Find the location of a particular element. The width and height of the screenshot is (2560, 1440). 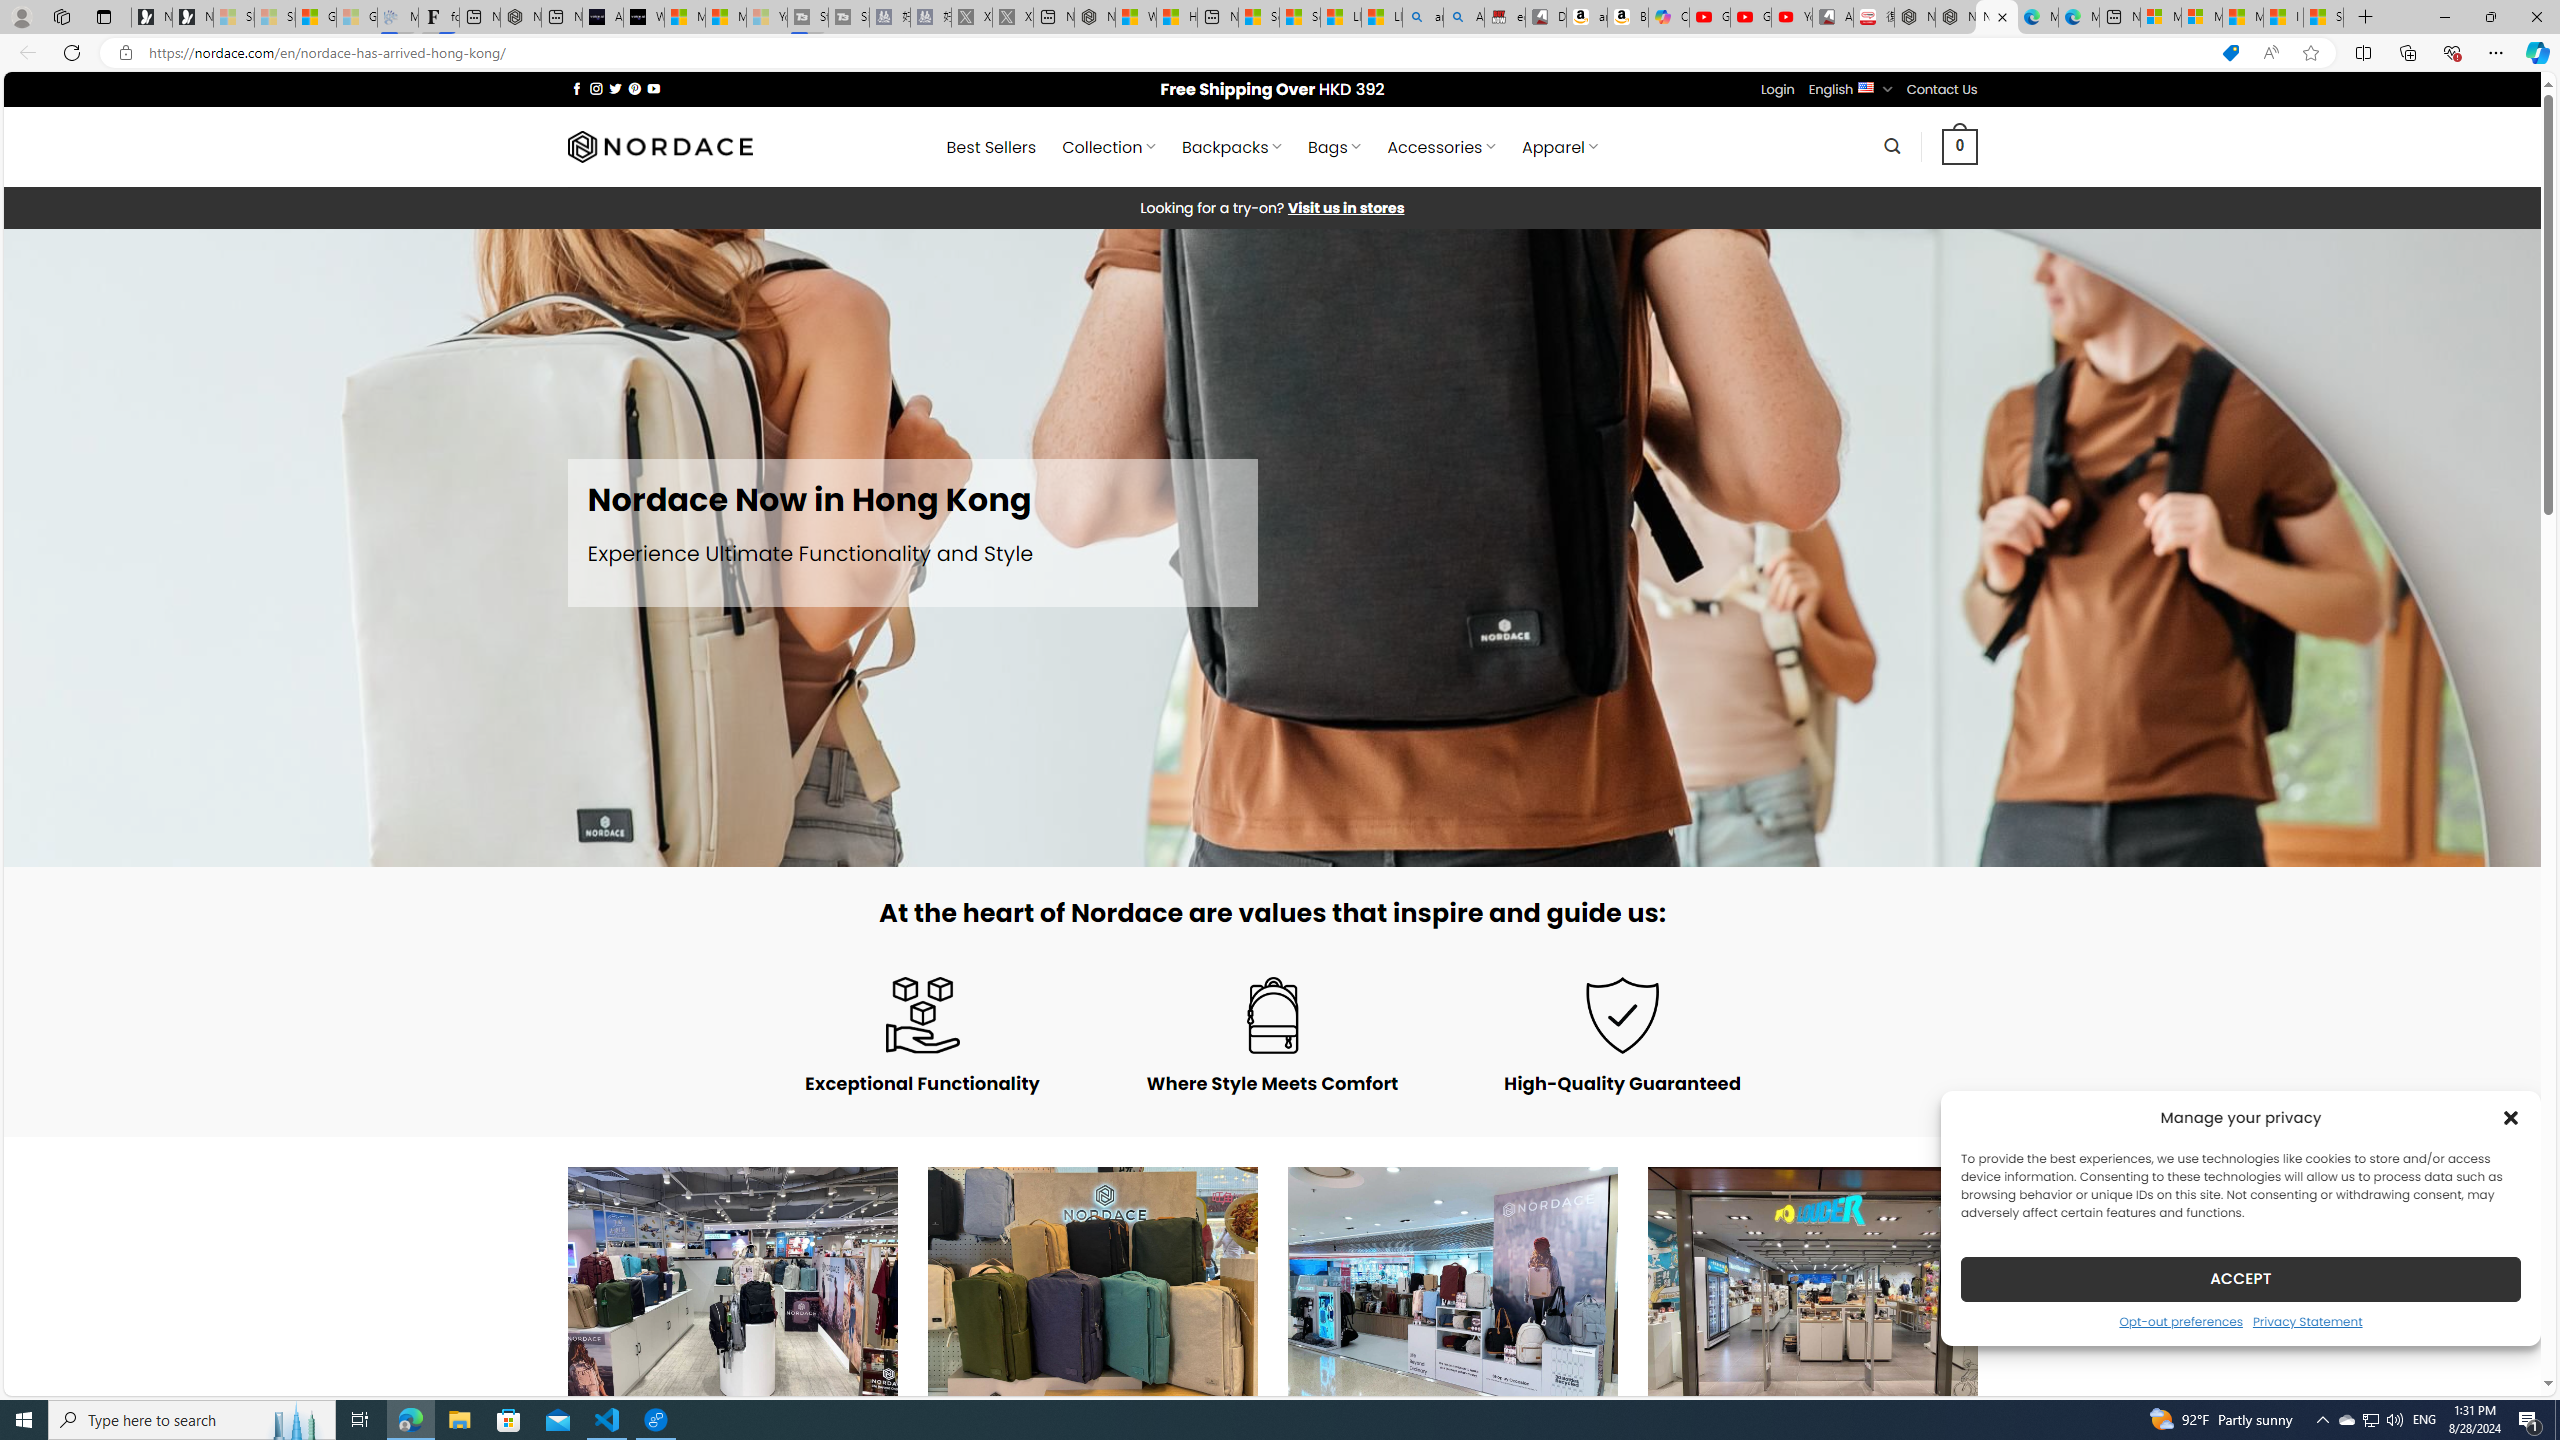

'Streaming Coverage | T3 - Sleeping' is located at coordinates (807, 16).